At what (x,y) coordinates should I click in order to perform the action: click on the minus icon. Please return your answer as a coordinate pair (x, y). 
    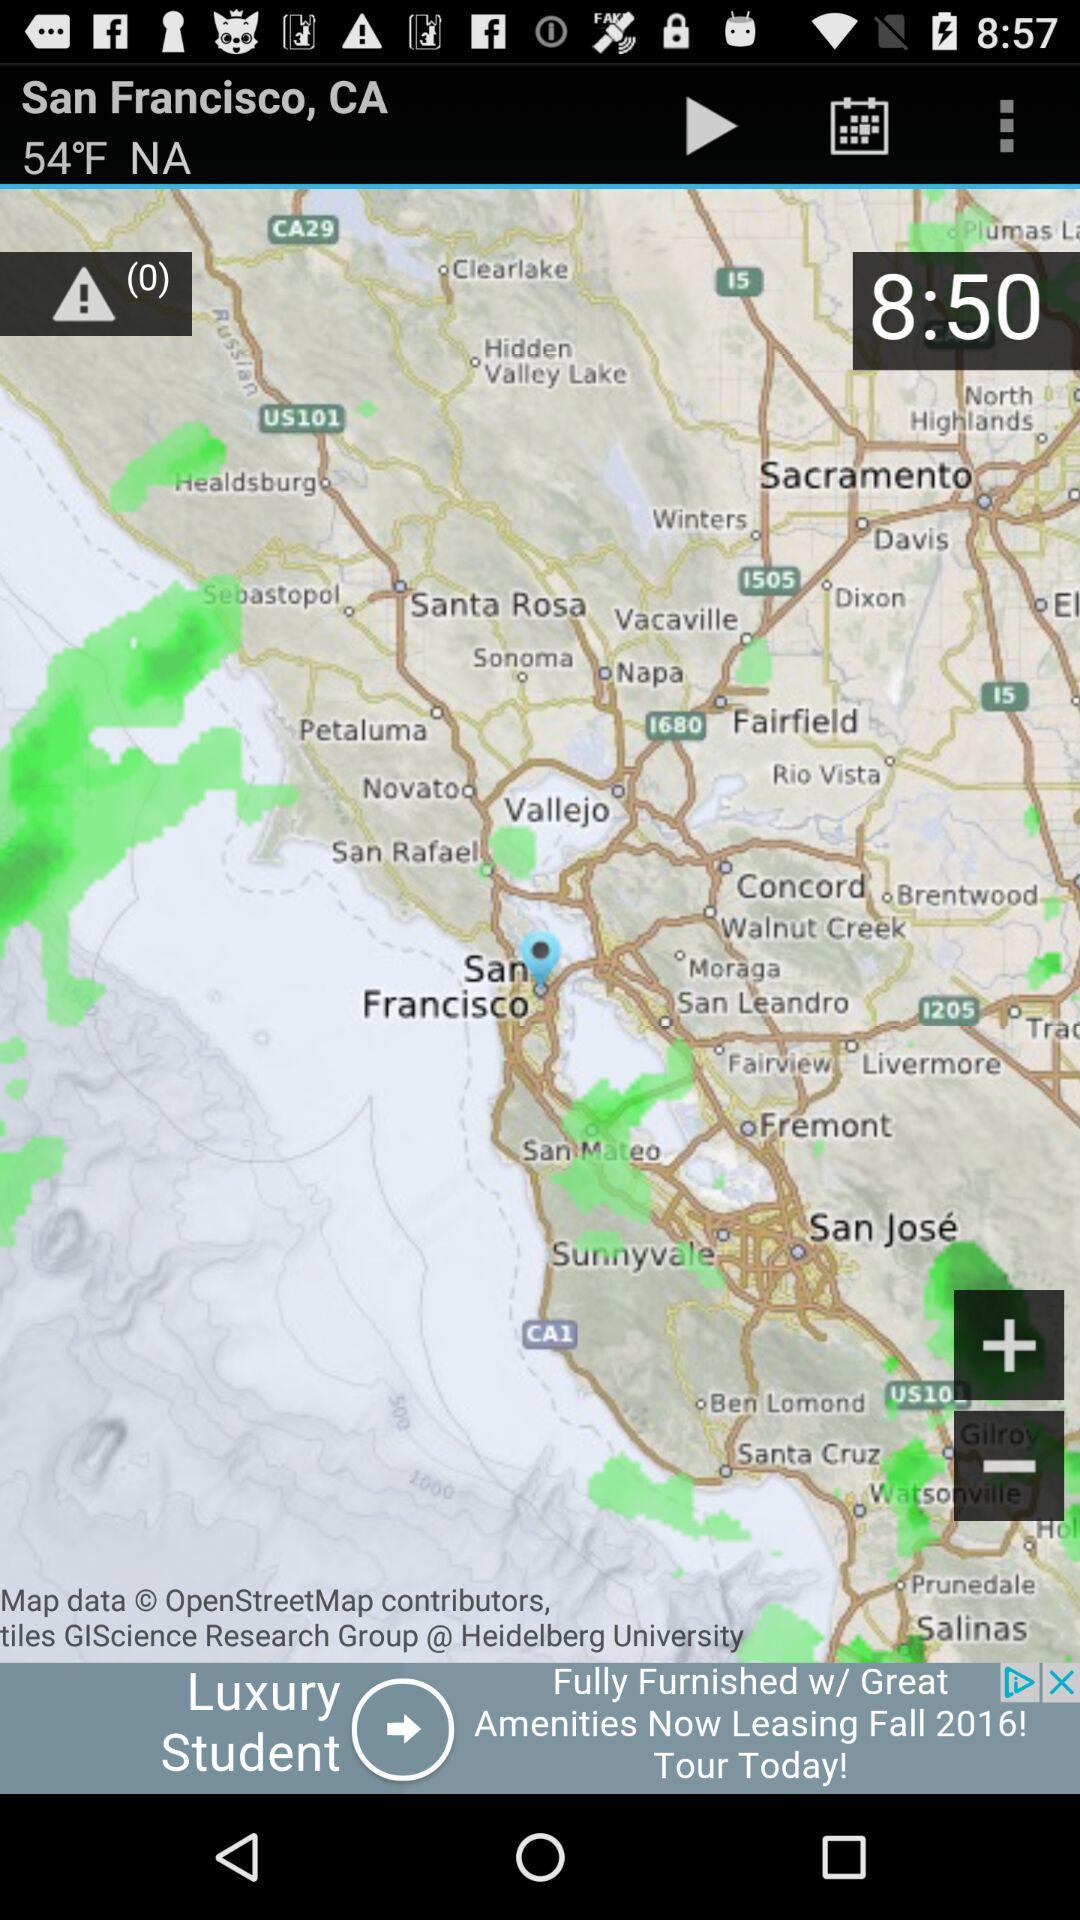
    Looking at the image, I should click on (1009, 1567).